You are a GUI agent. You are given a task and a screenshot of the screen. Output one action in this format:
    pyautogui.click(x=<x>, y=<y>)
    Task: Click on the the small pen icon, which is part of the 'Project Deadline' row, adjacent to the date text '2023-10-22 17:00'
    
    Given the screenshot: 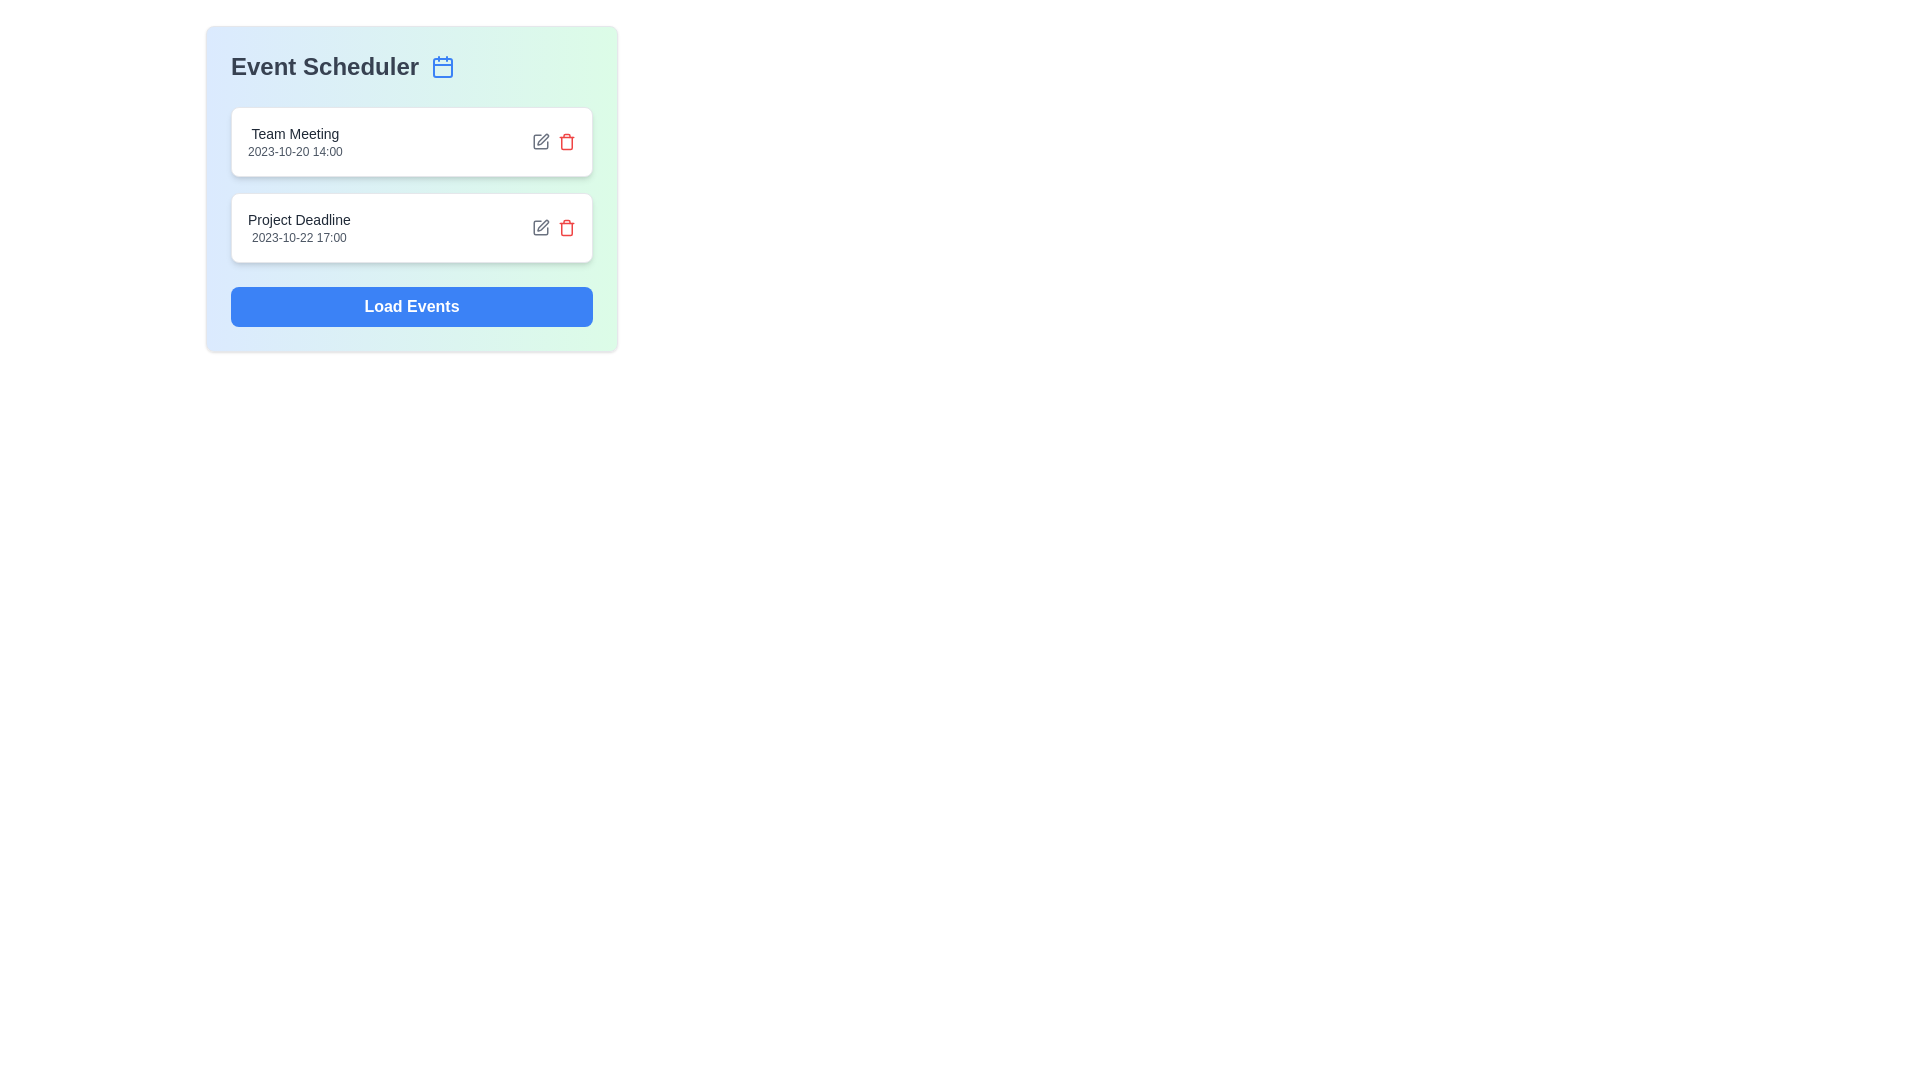 What is the action you would take?
    pyautogui.click(x=543, y=225)
    